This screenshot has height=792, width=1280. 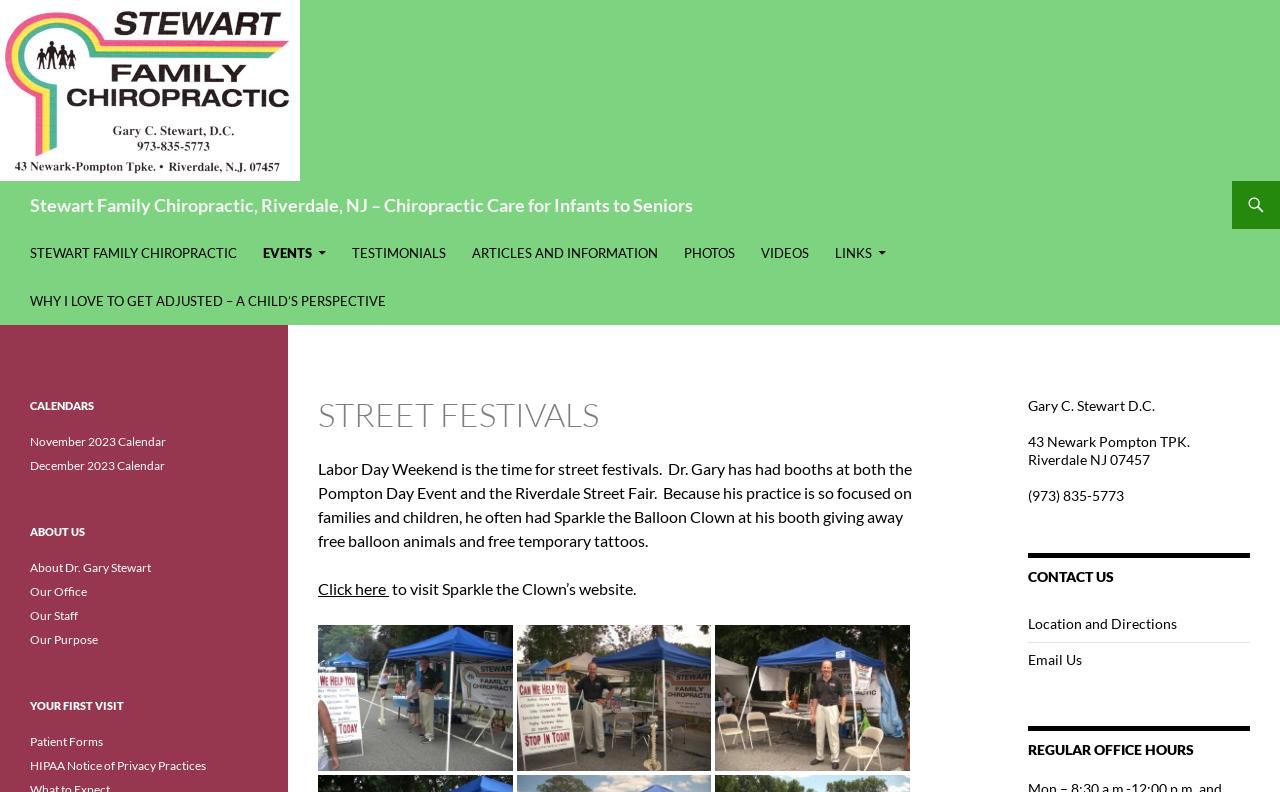 What do you see at coordinates (457, 413) in the screenshot?
I see `'Street Festivals'` at bounding box center [457, 413].